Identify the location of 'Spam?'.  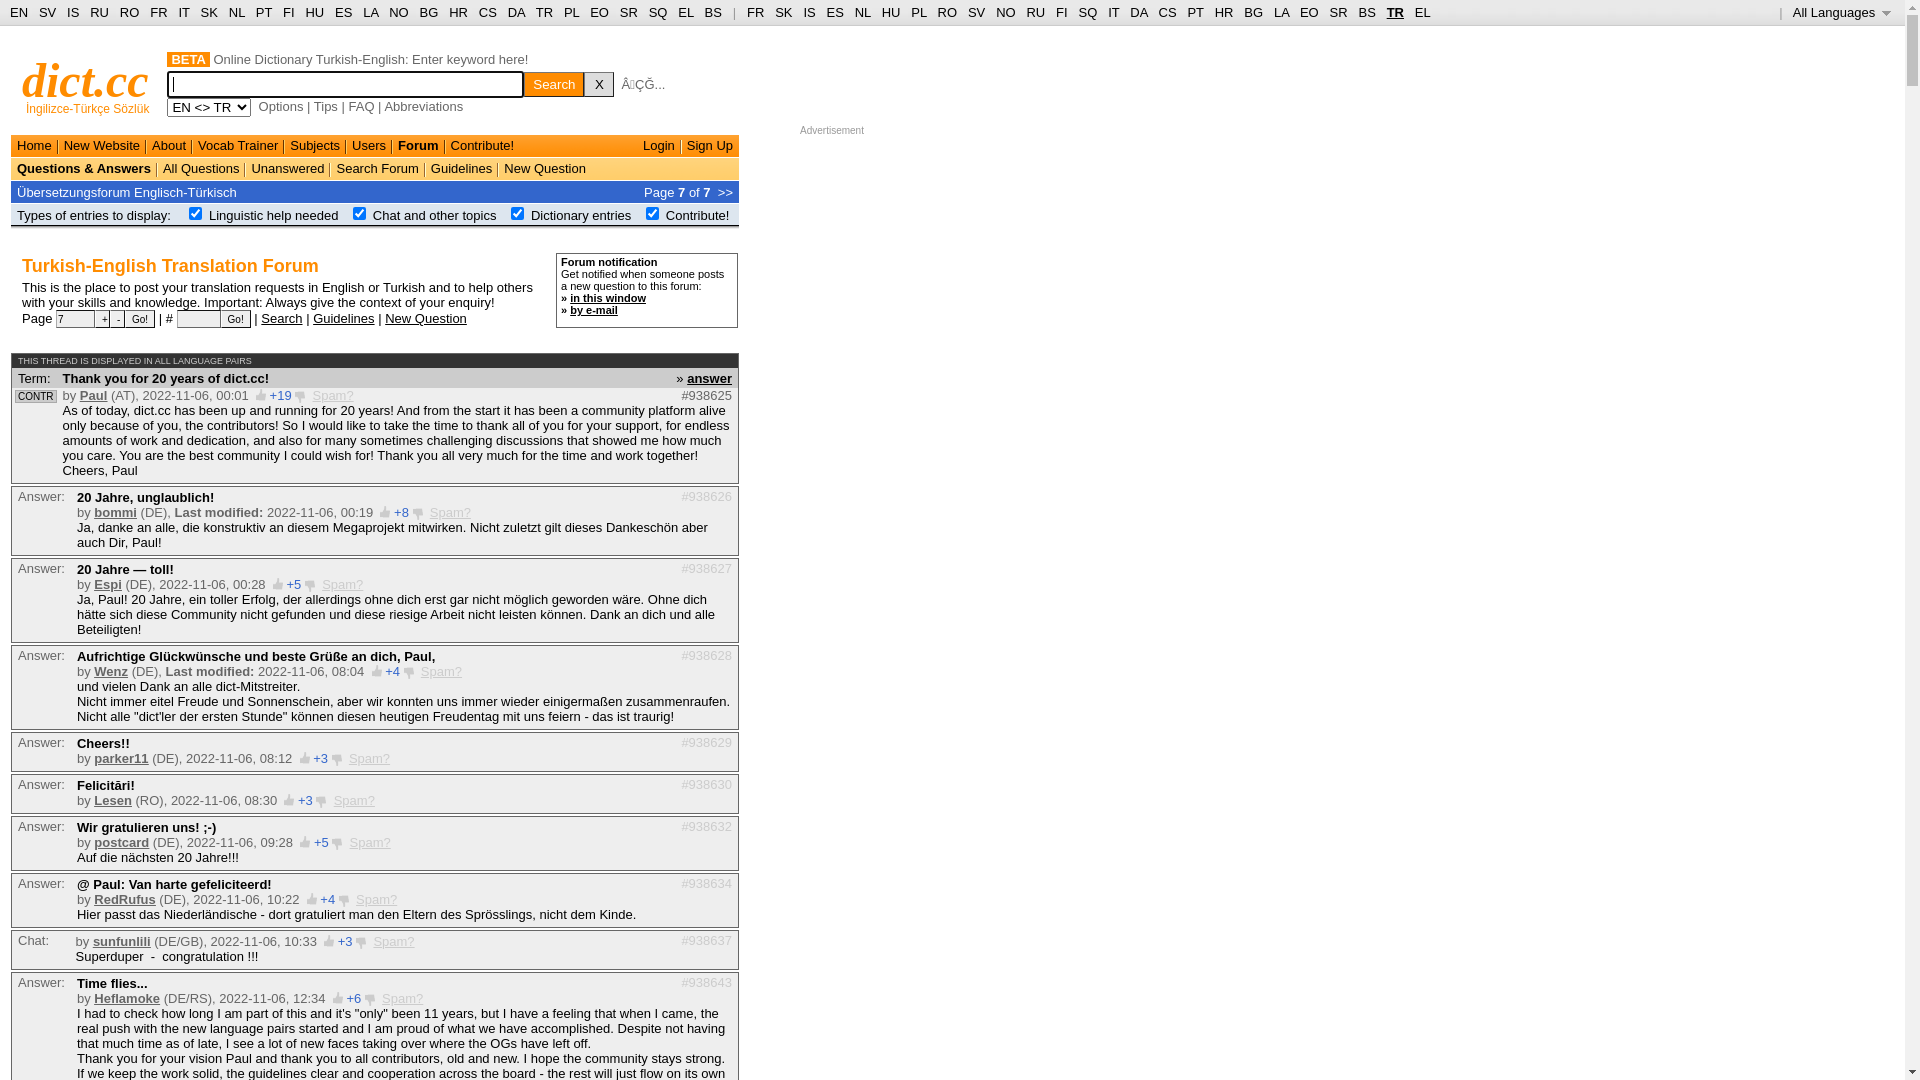
(440, 671).